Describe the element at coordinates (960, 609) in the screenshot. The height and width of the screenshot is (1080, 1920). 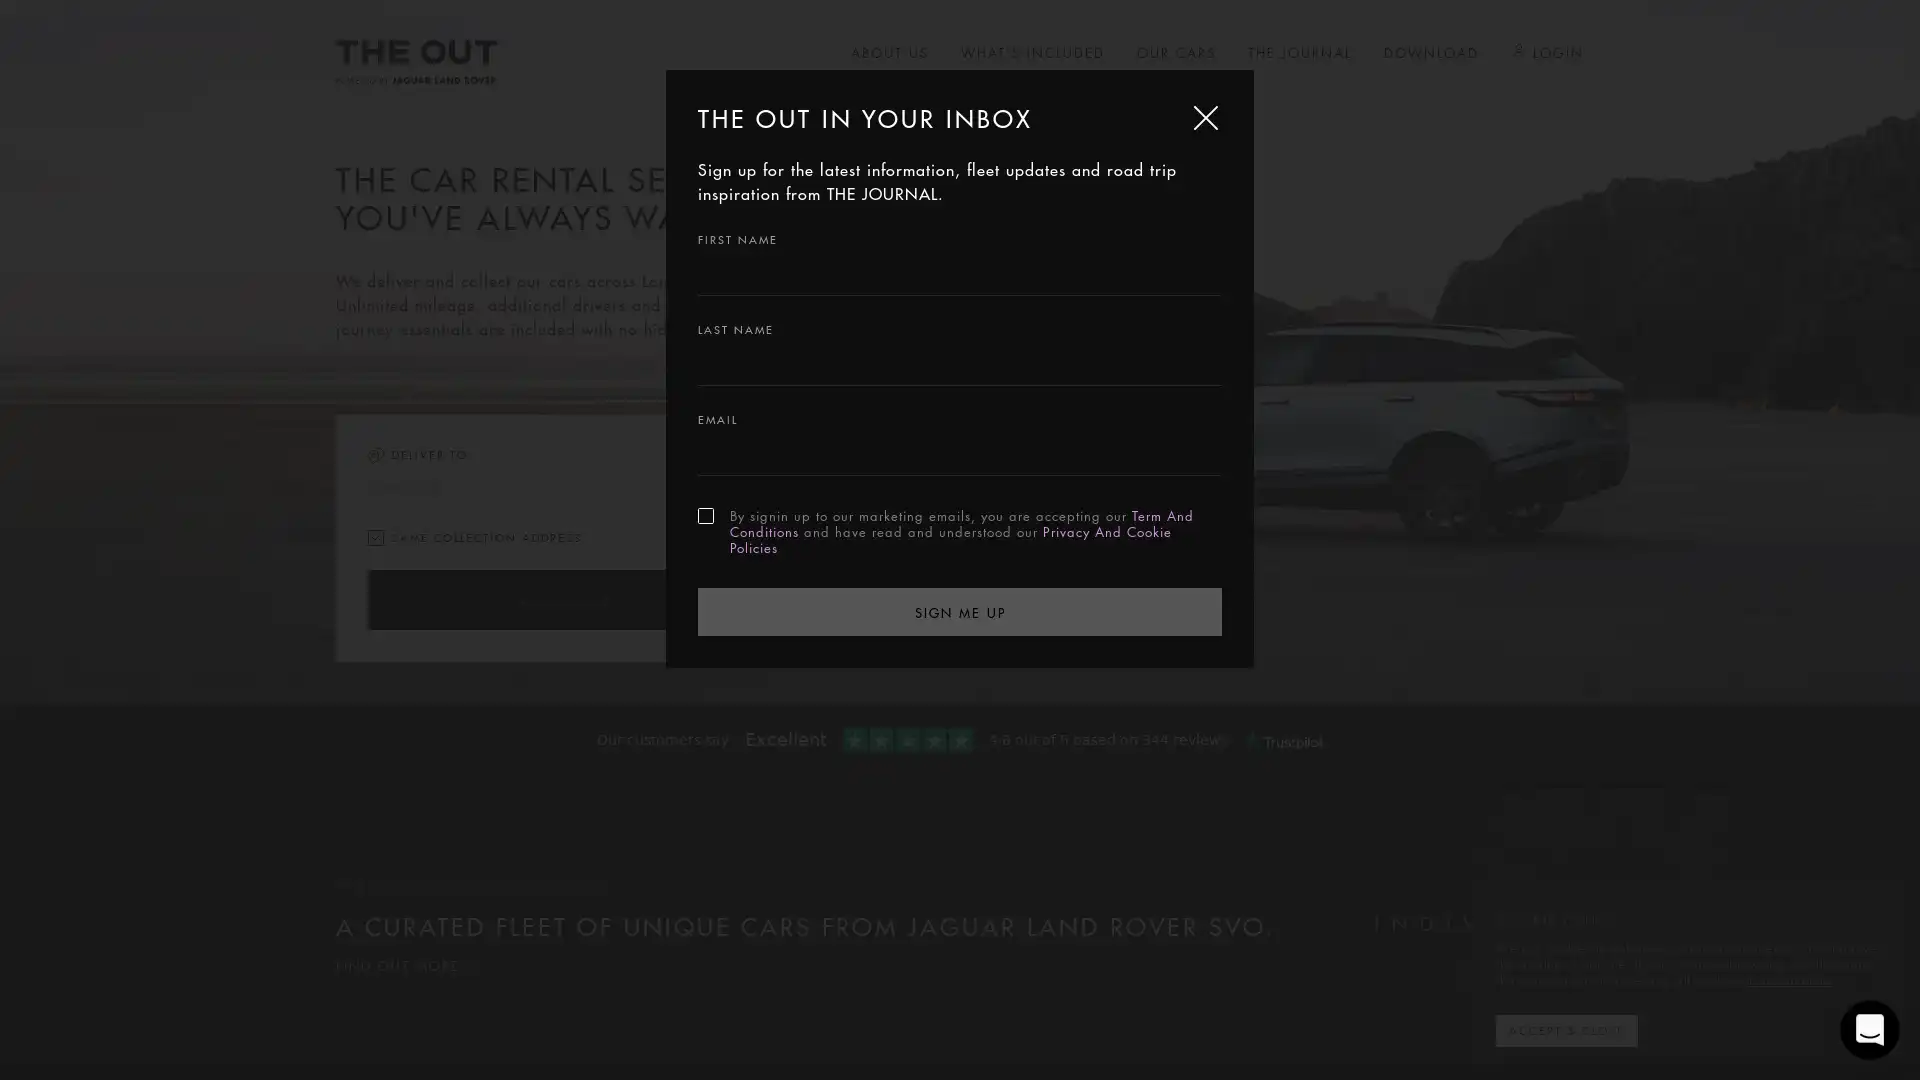
I see `SIGN ME UP` at that location.